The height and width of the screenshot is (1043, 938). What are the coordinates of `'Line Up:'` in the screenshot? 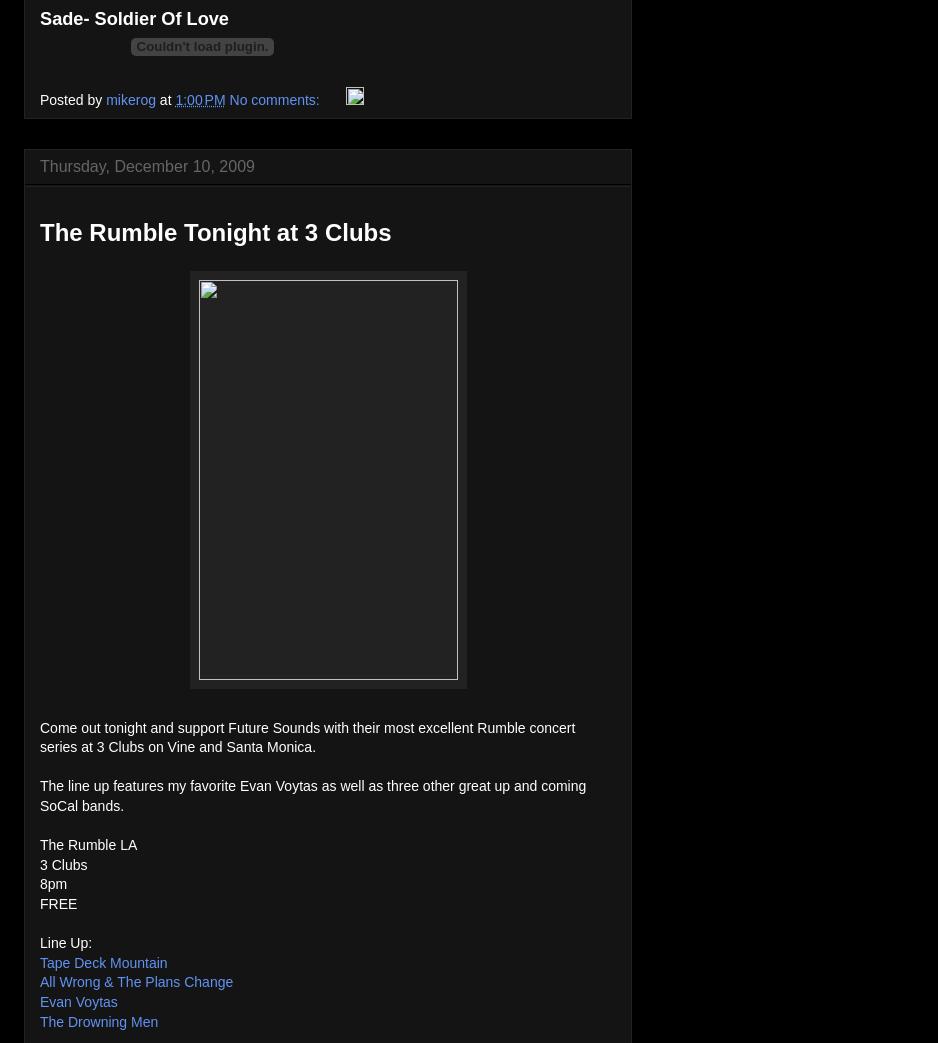 It's located at (65, 941).